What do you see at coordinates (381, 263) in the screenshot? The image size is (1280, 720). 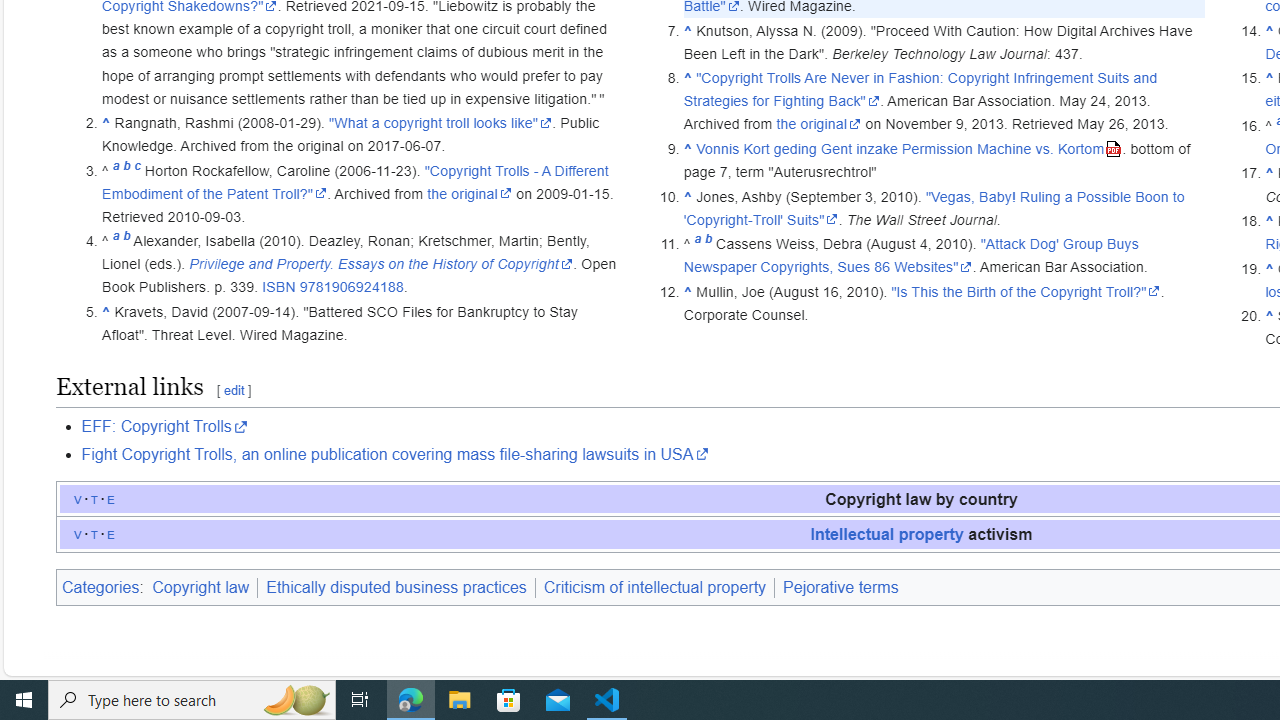 I see `'Privilege and Property. Essays on the History of Copyright'` at bounding box center [381, 263].